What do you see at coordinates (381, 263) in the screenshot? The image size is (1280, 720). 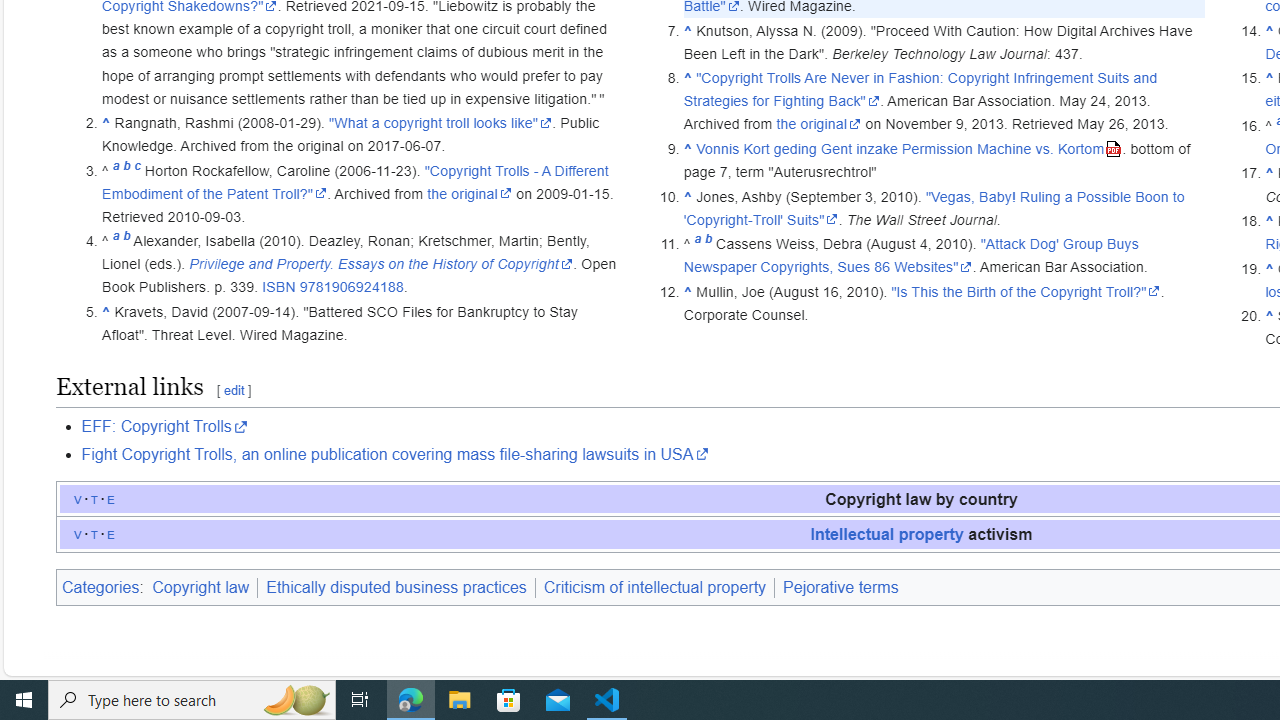 I see `'Privilege and Property. Essays on the History of Copyright'` at bounding box center [381, 263].